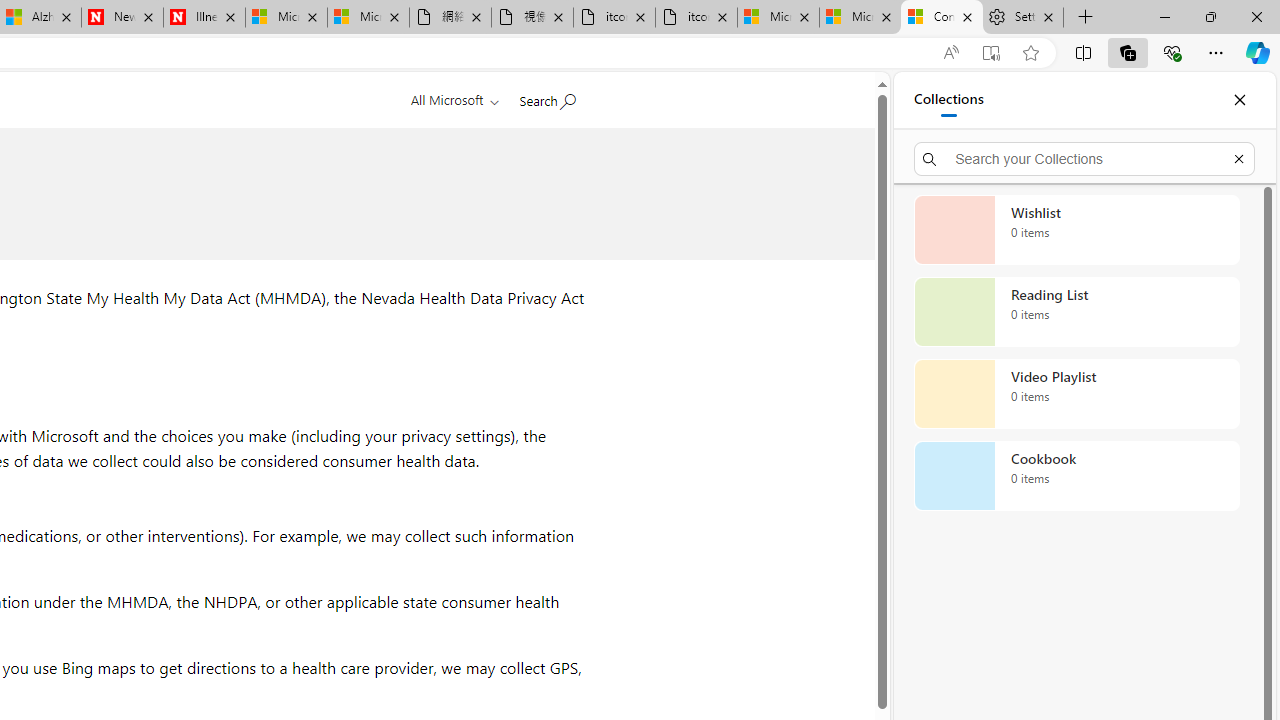 The height and width of the screenshot is (720, 1280). What do you see at coordinates (204, 17) in the screenshot?
I see `'Illness news & latest pictures from Newsweek.com'` at bounding box center [204, 17].